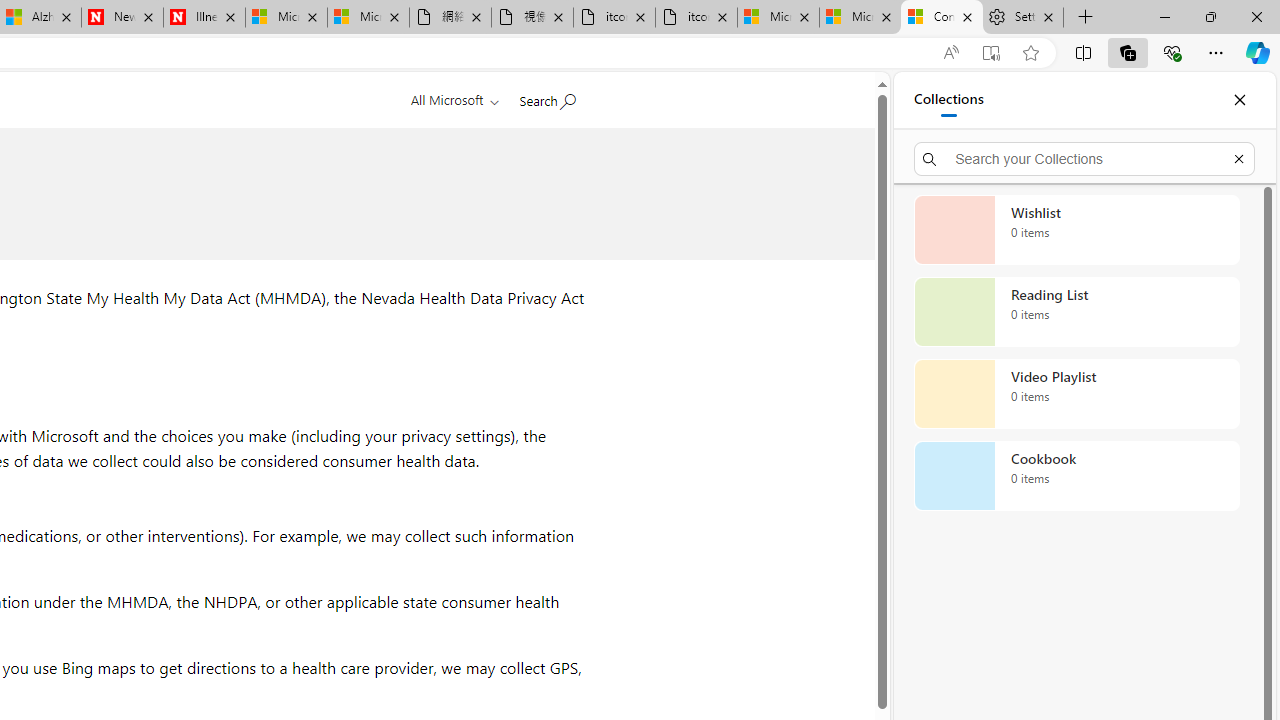 The height and width of the screenshot is (720, 1280). What do you see at coordinates (204, 17) in the screenshot?
I see `'Illness news & latest pictures from Newsweek.com'` at bounding box center [204, 17].